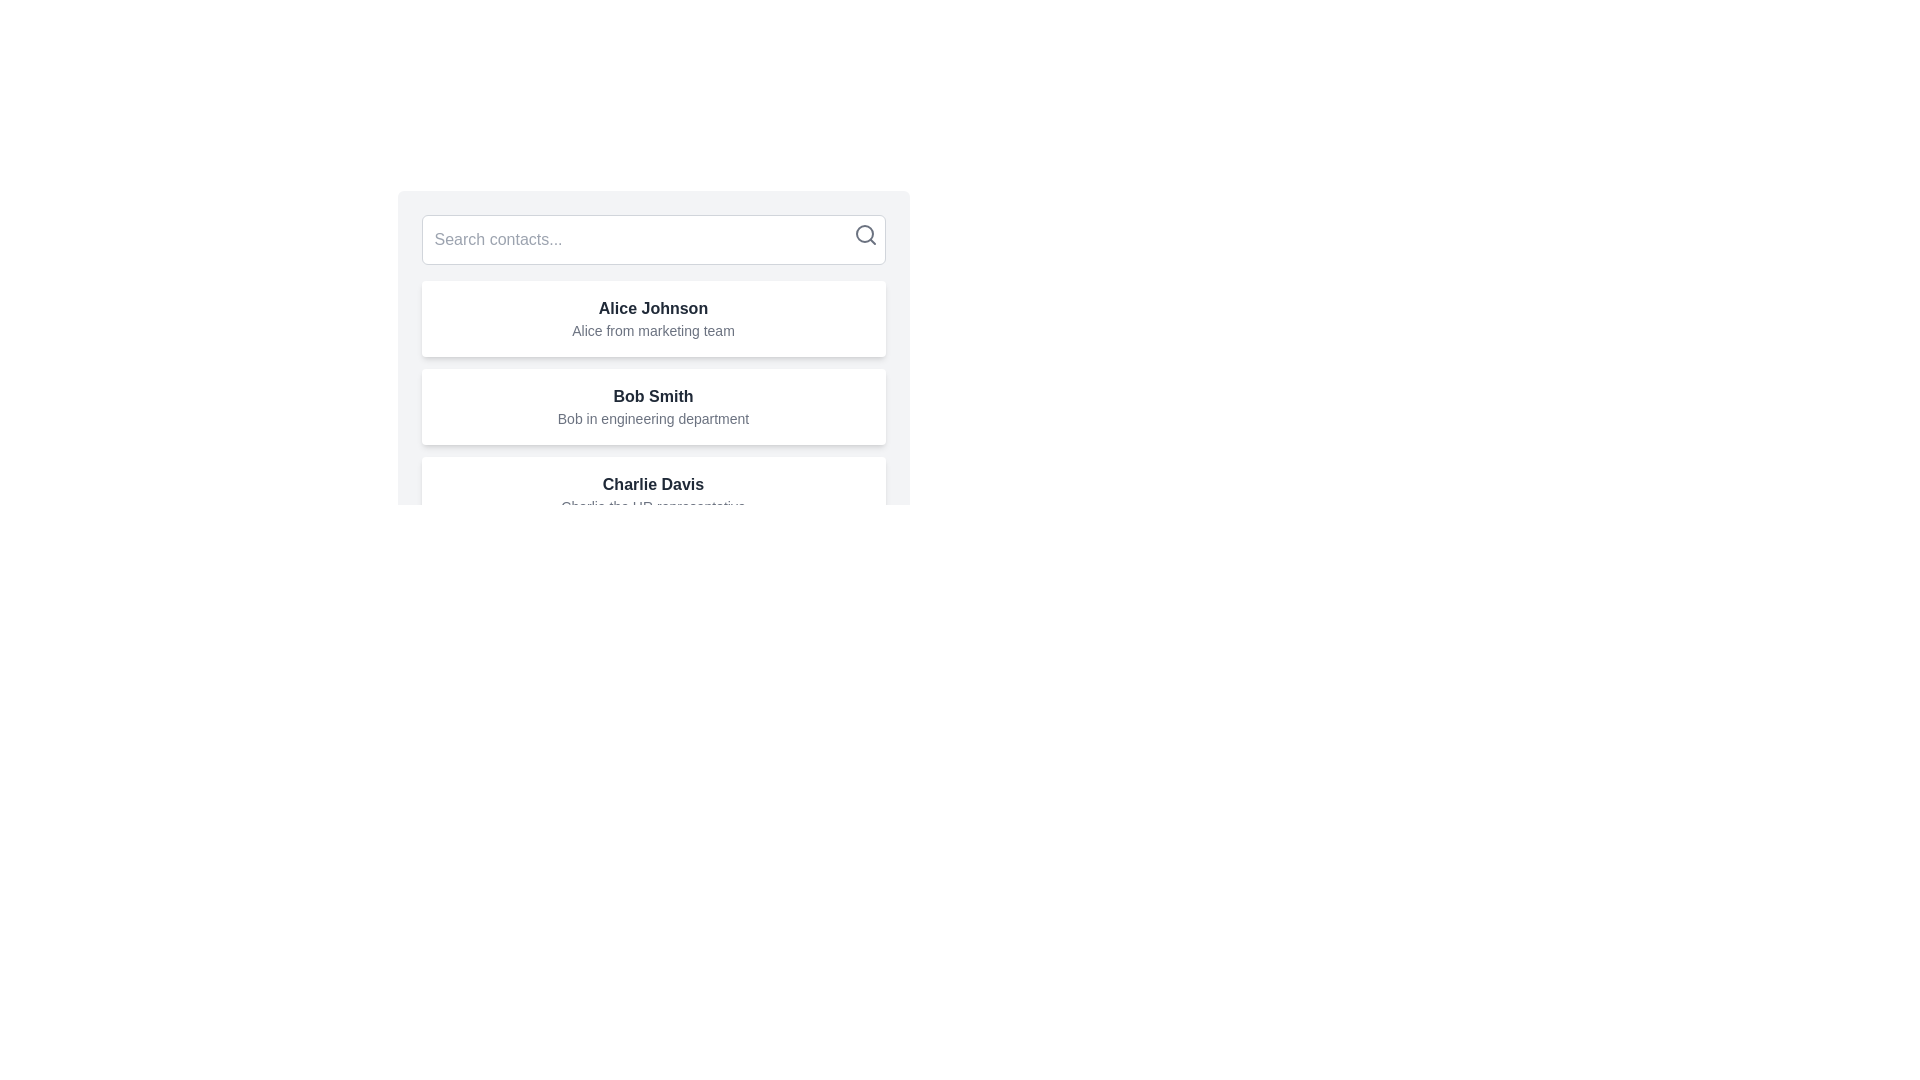 This screenshot has height=1080, width=1920. What do you see at coordinates (653, 505) in the screenshot?
I see `the descriptive subtitle text 'Charlie the HR representative' located within the third contact card, positioned below the name 'Charlie Davis'` at bounding box center [653, 505].